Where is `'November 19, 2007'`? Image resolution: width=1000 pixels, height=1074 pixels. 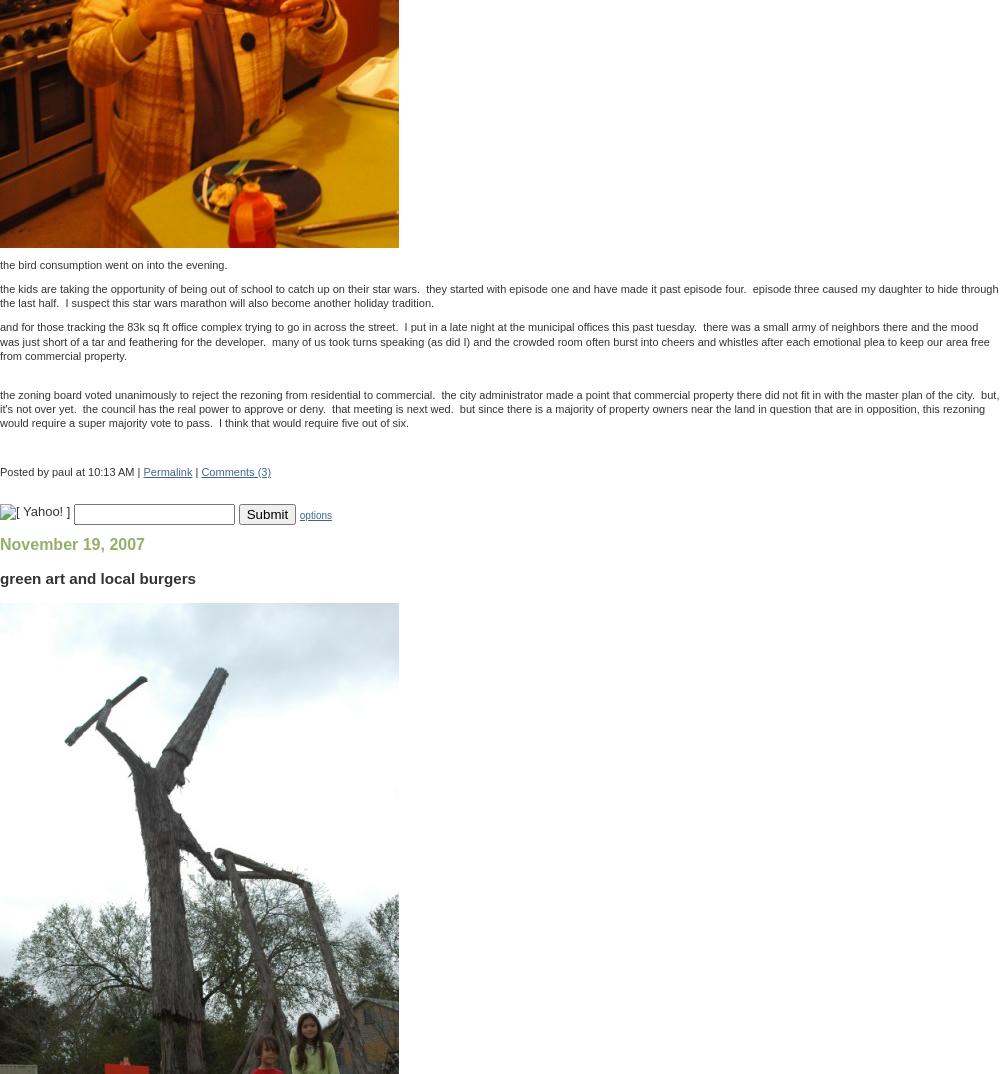 'November 19, 2007' is located at coordinates (0, 543).